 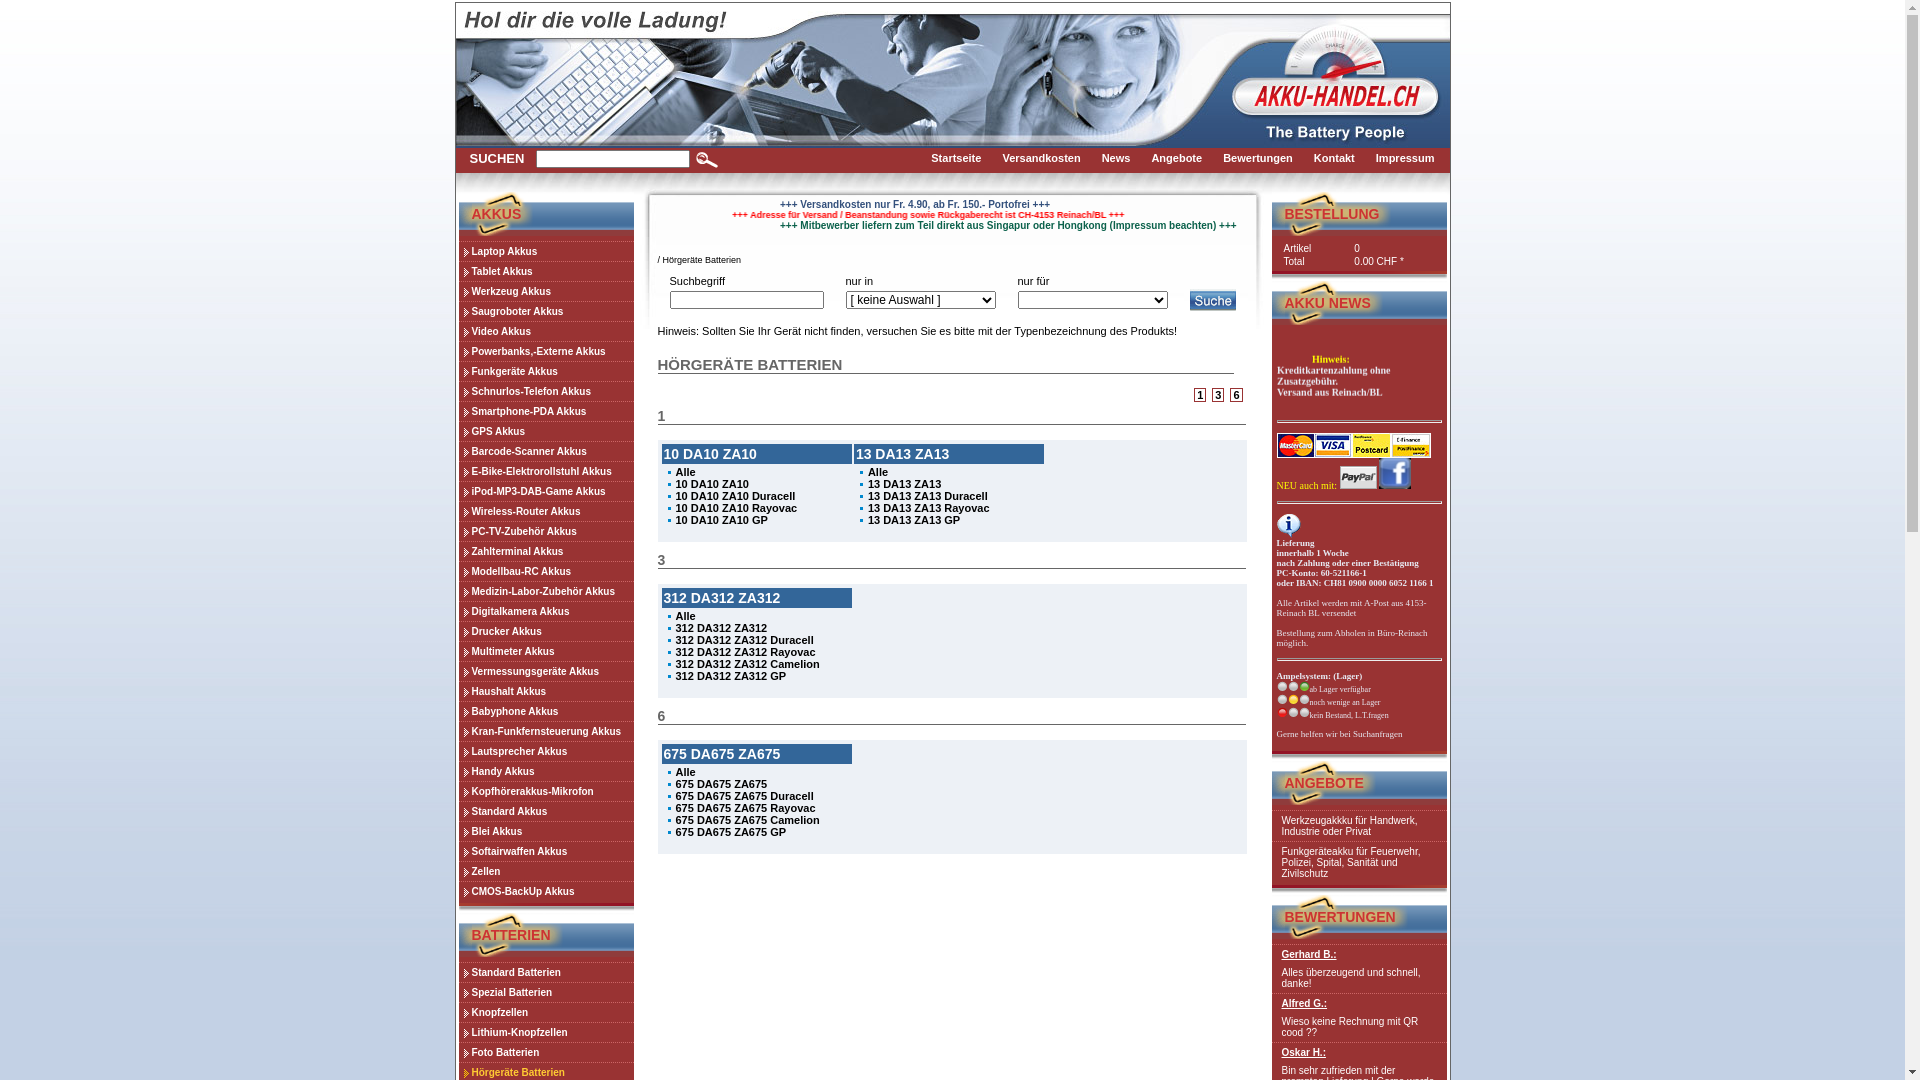 I want to click on '13 DA13 ZA13 GP', so click(x=912, y=519).